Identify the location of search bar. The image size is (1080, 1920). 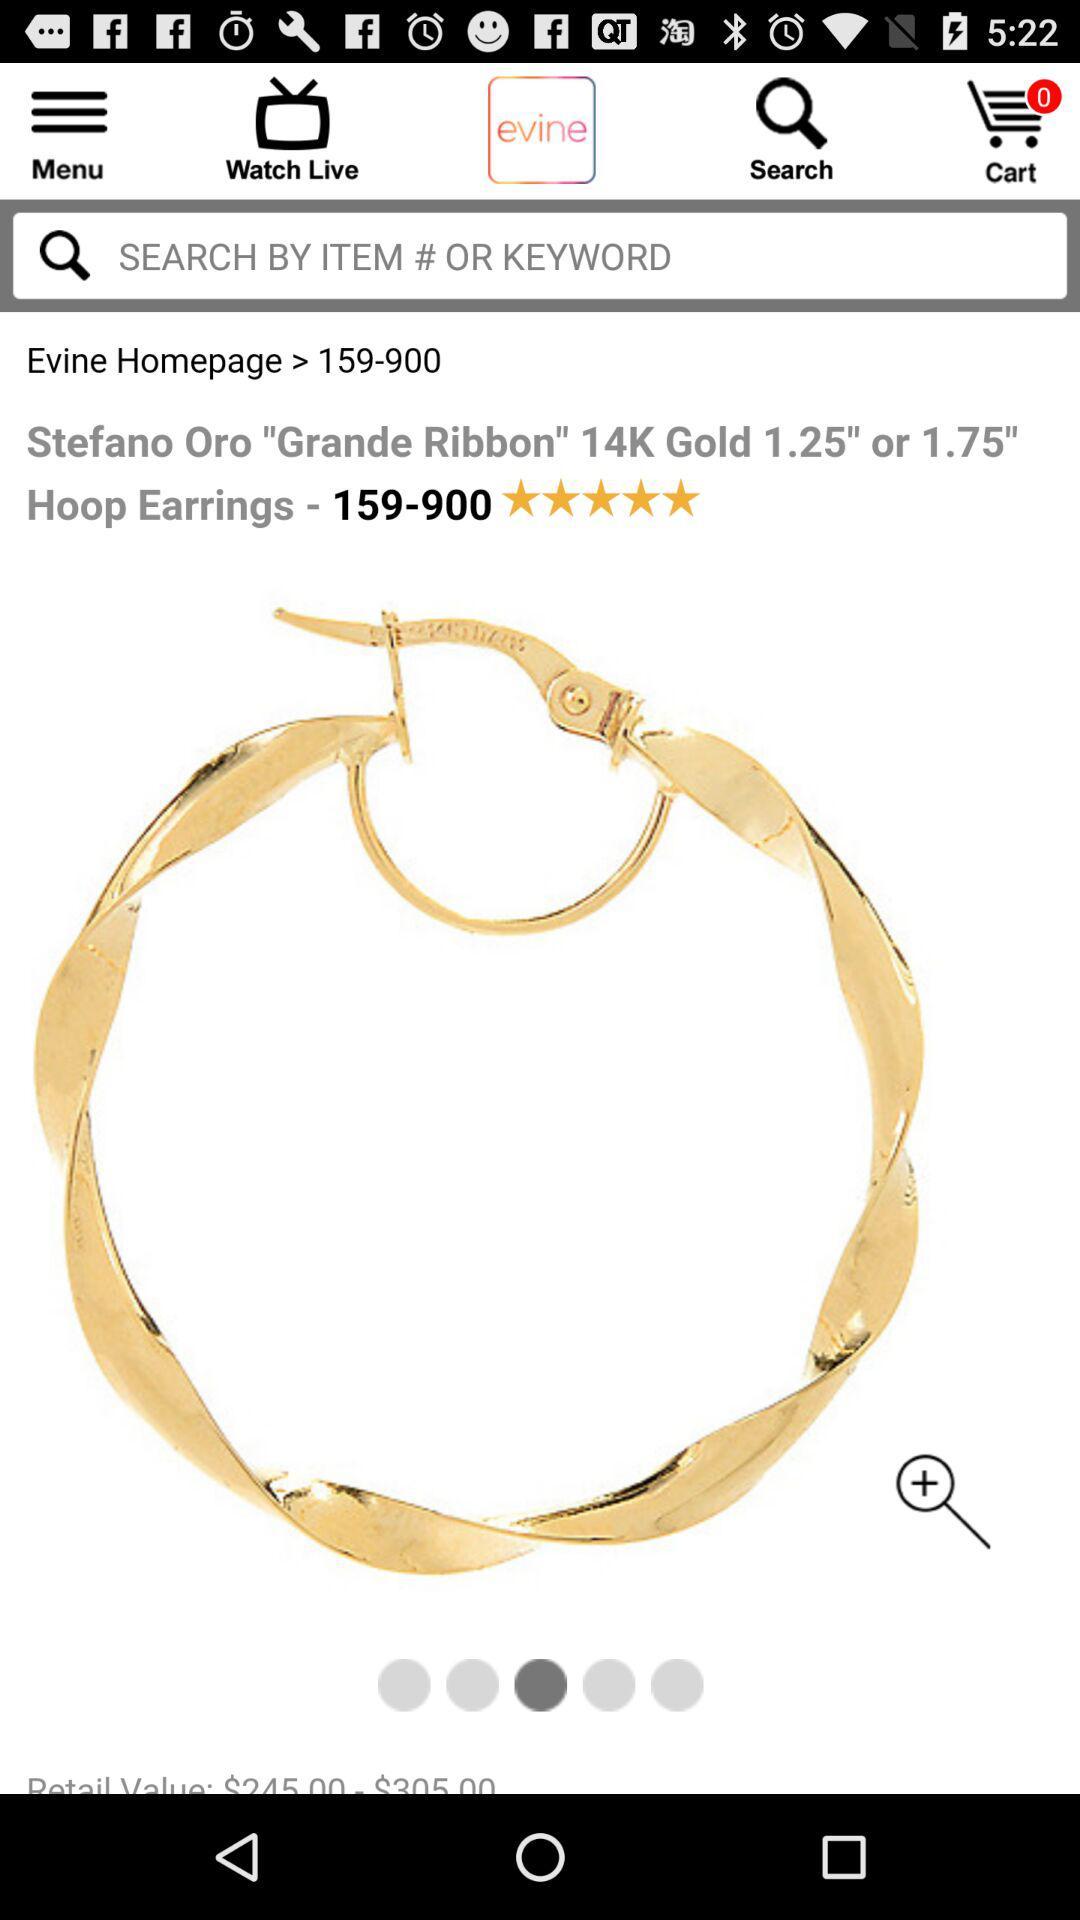
(540, 254).